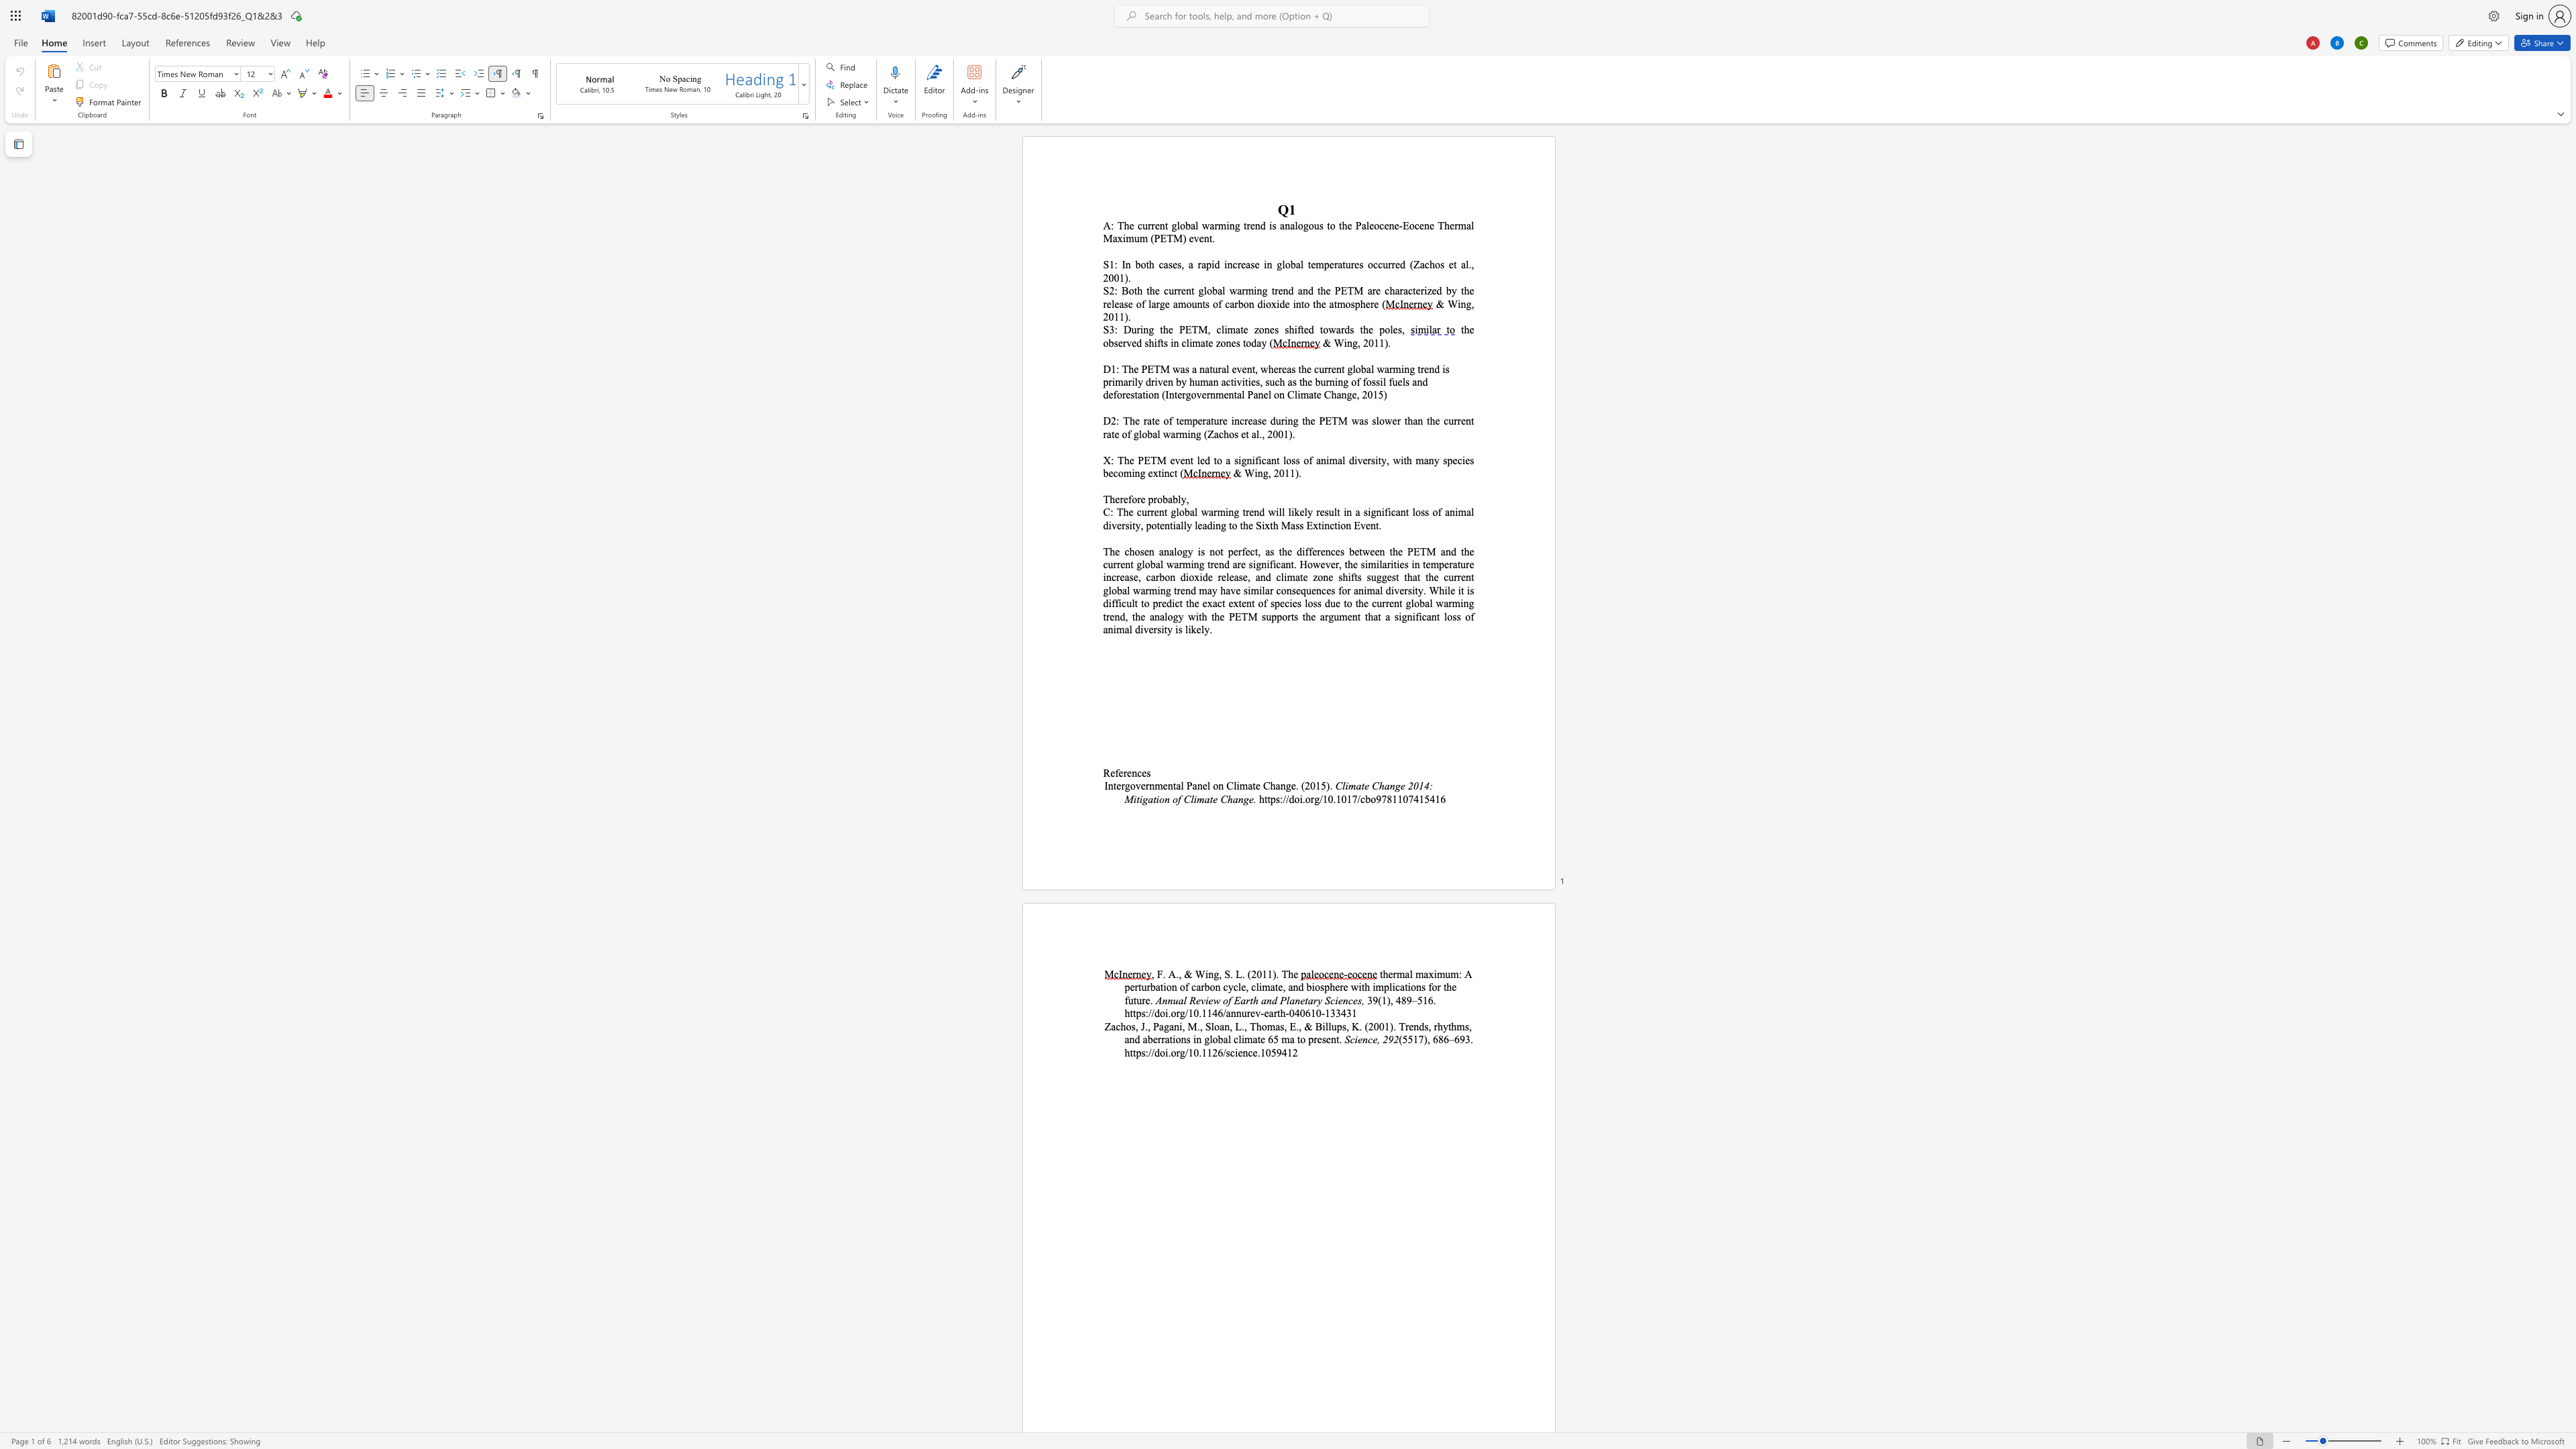 The height and width of the screenshot is (1449, 2576). I want to click on the space between the continuous character "1" and "5" in the text, so click(1424, 798).